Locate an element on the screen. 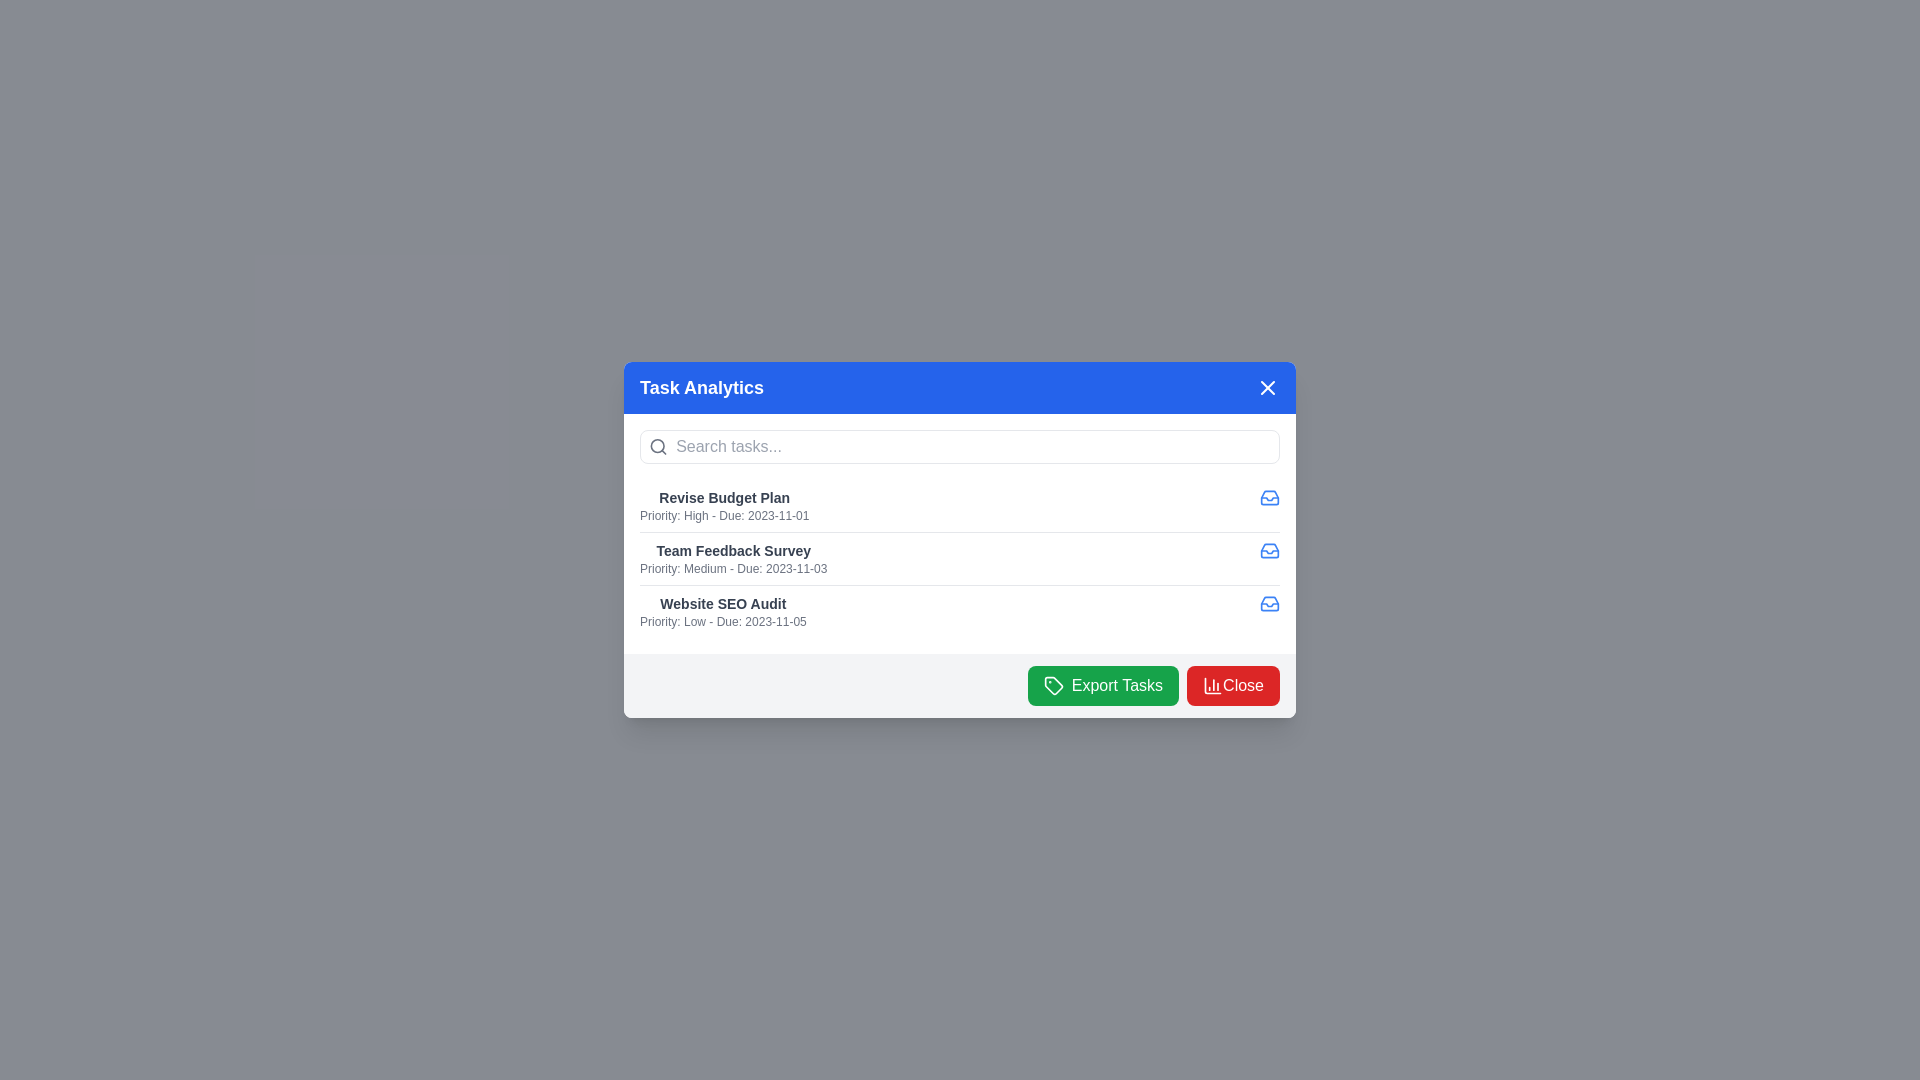 The width and height of the screenshot is (1920, 1080). the search icon resembling a magnifying glass located inside the search bar at the top of the modal window, immediately left of the 'Search tasks...' text input field is located at coordinates (658, 446).